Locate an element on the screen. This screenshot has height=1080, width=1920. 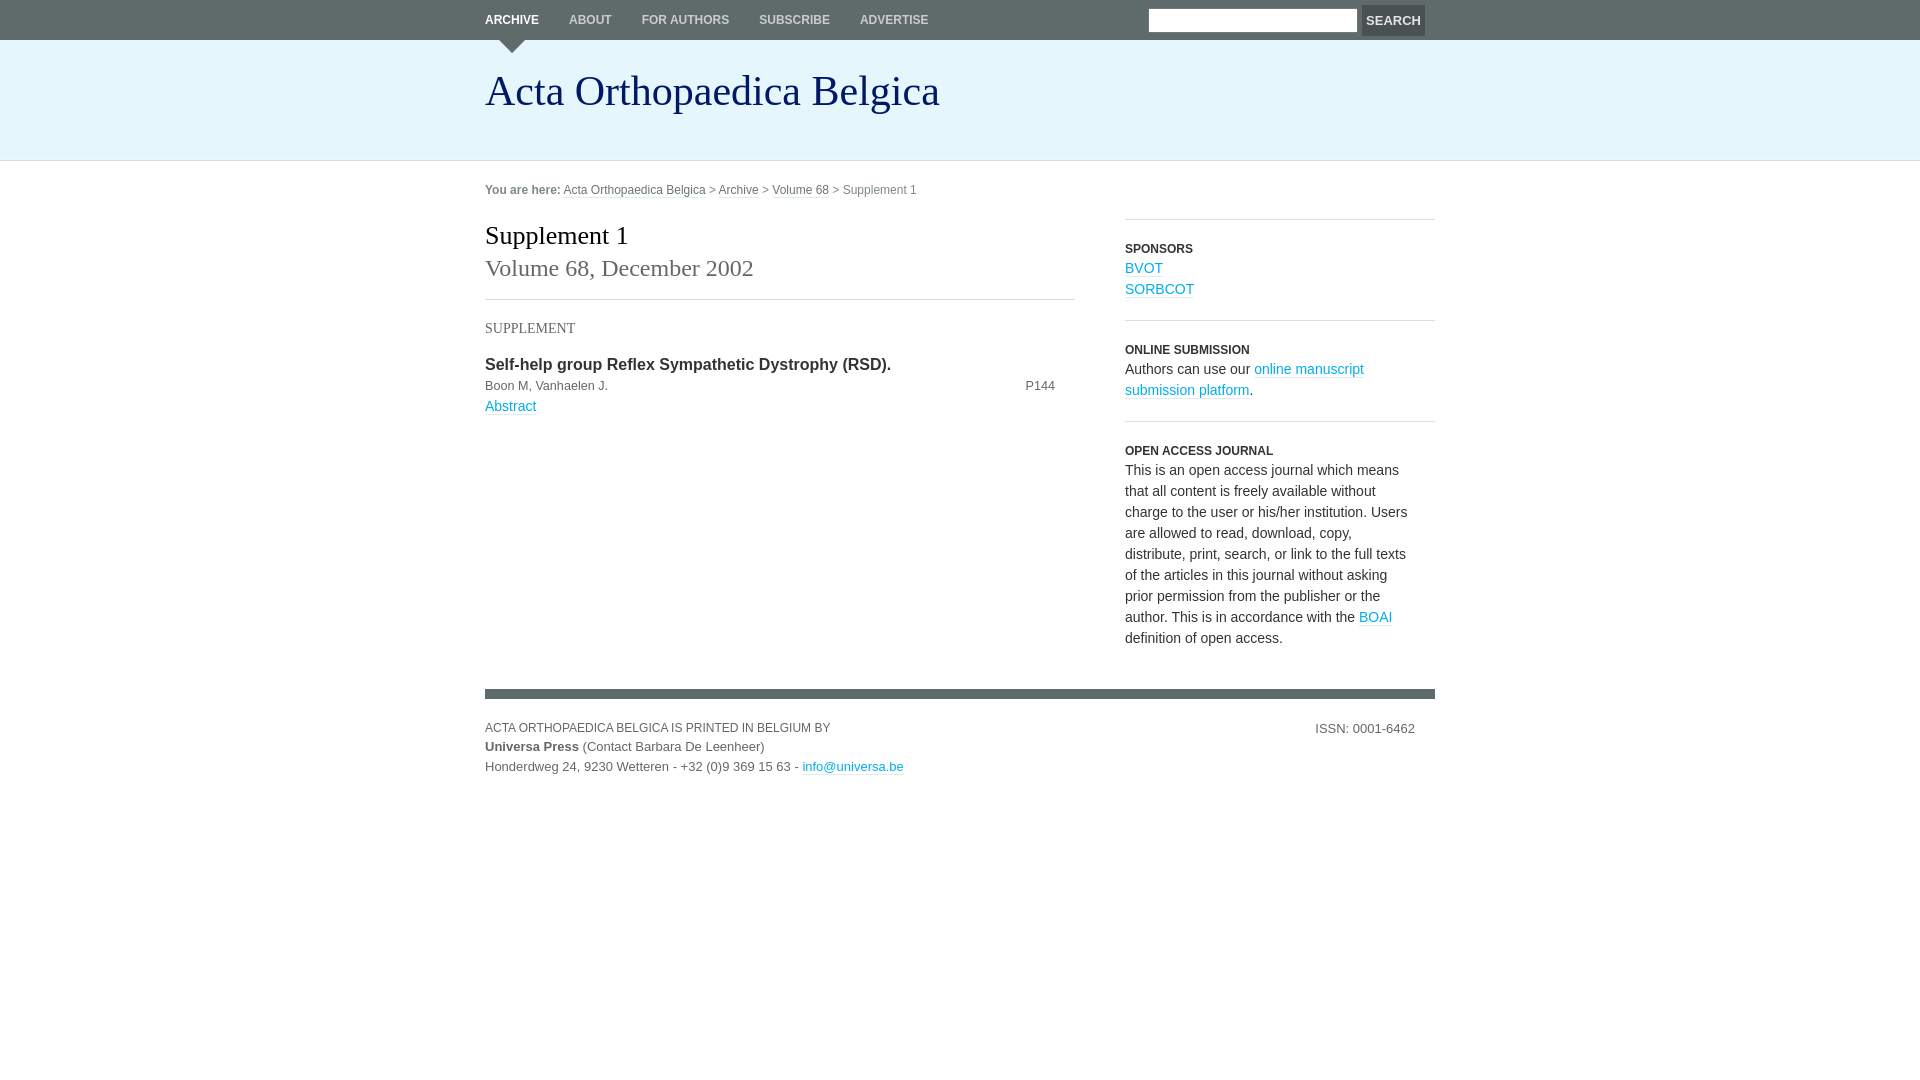
'ARCHIVE' is located at coordinates (512, 26).